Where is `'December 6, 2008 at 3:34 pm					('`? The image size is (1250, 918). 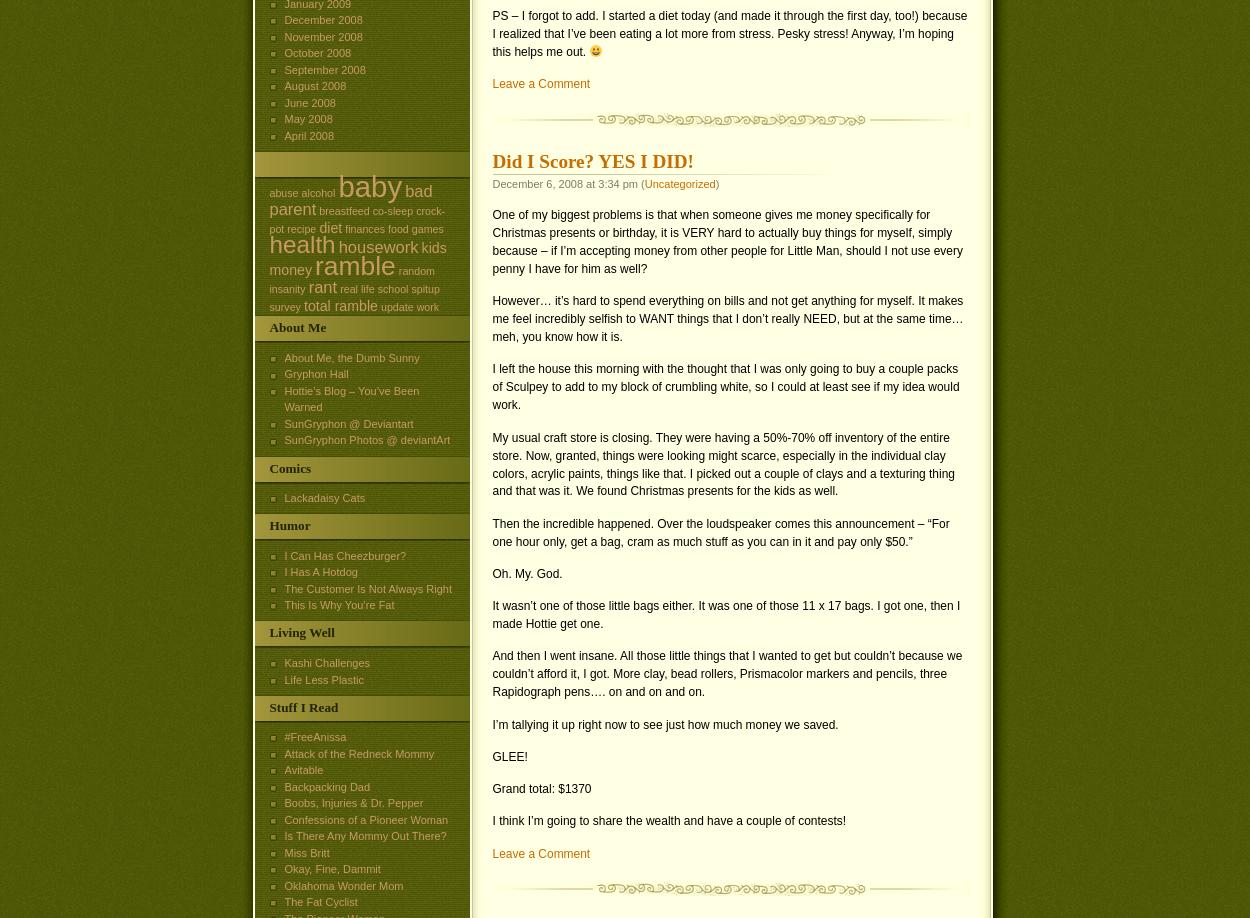
'December 6, 2008 at 3:34 pm					(' is located at coordinates (567, 183).